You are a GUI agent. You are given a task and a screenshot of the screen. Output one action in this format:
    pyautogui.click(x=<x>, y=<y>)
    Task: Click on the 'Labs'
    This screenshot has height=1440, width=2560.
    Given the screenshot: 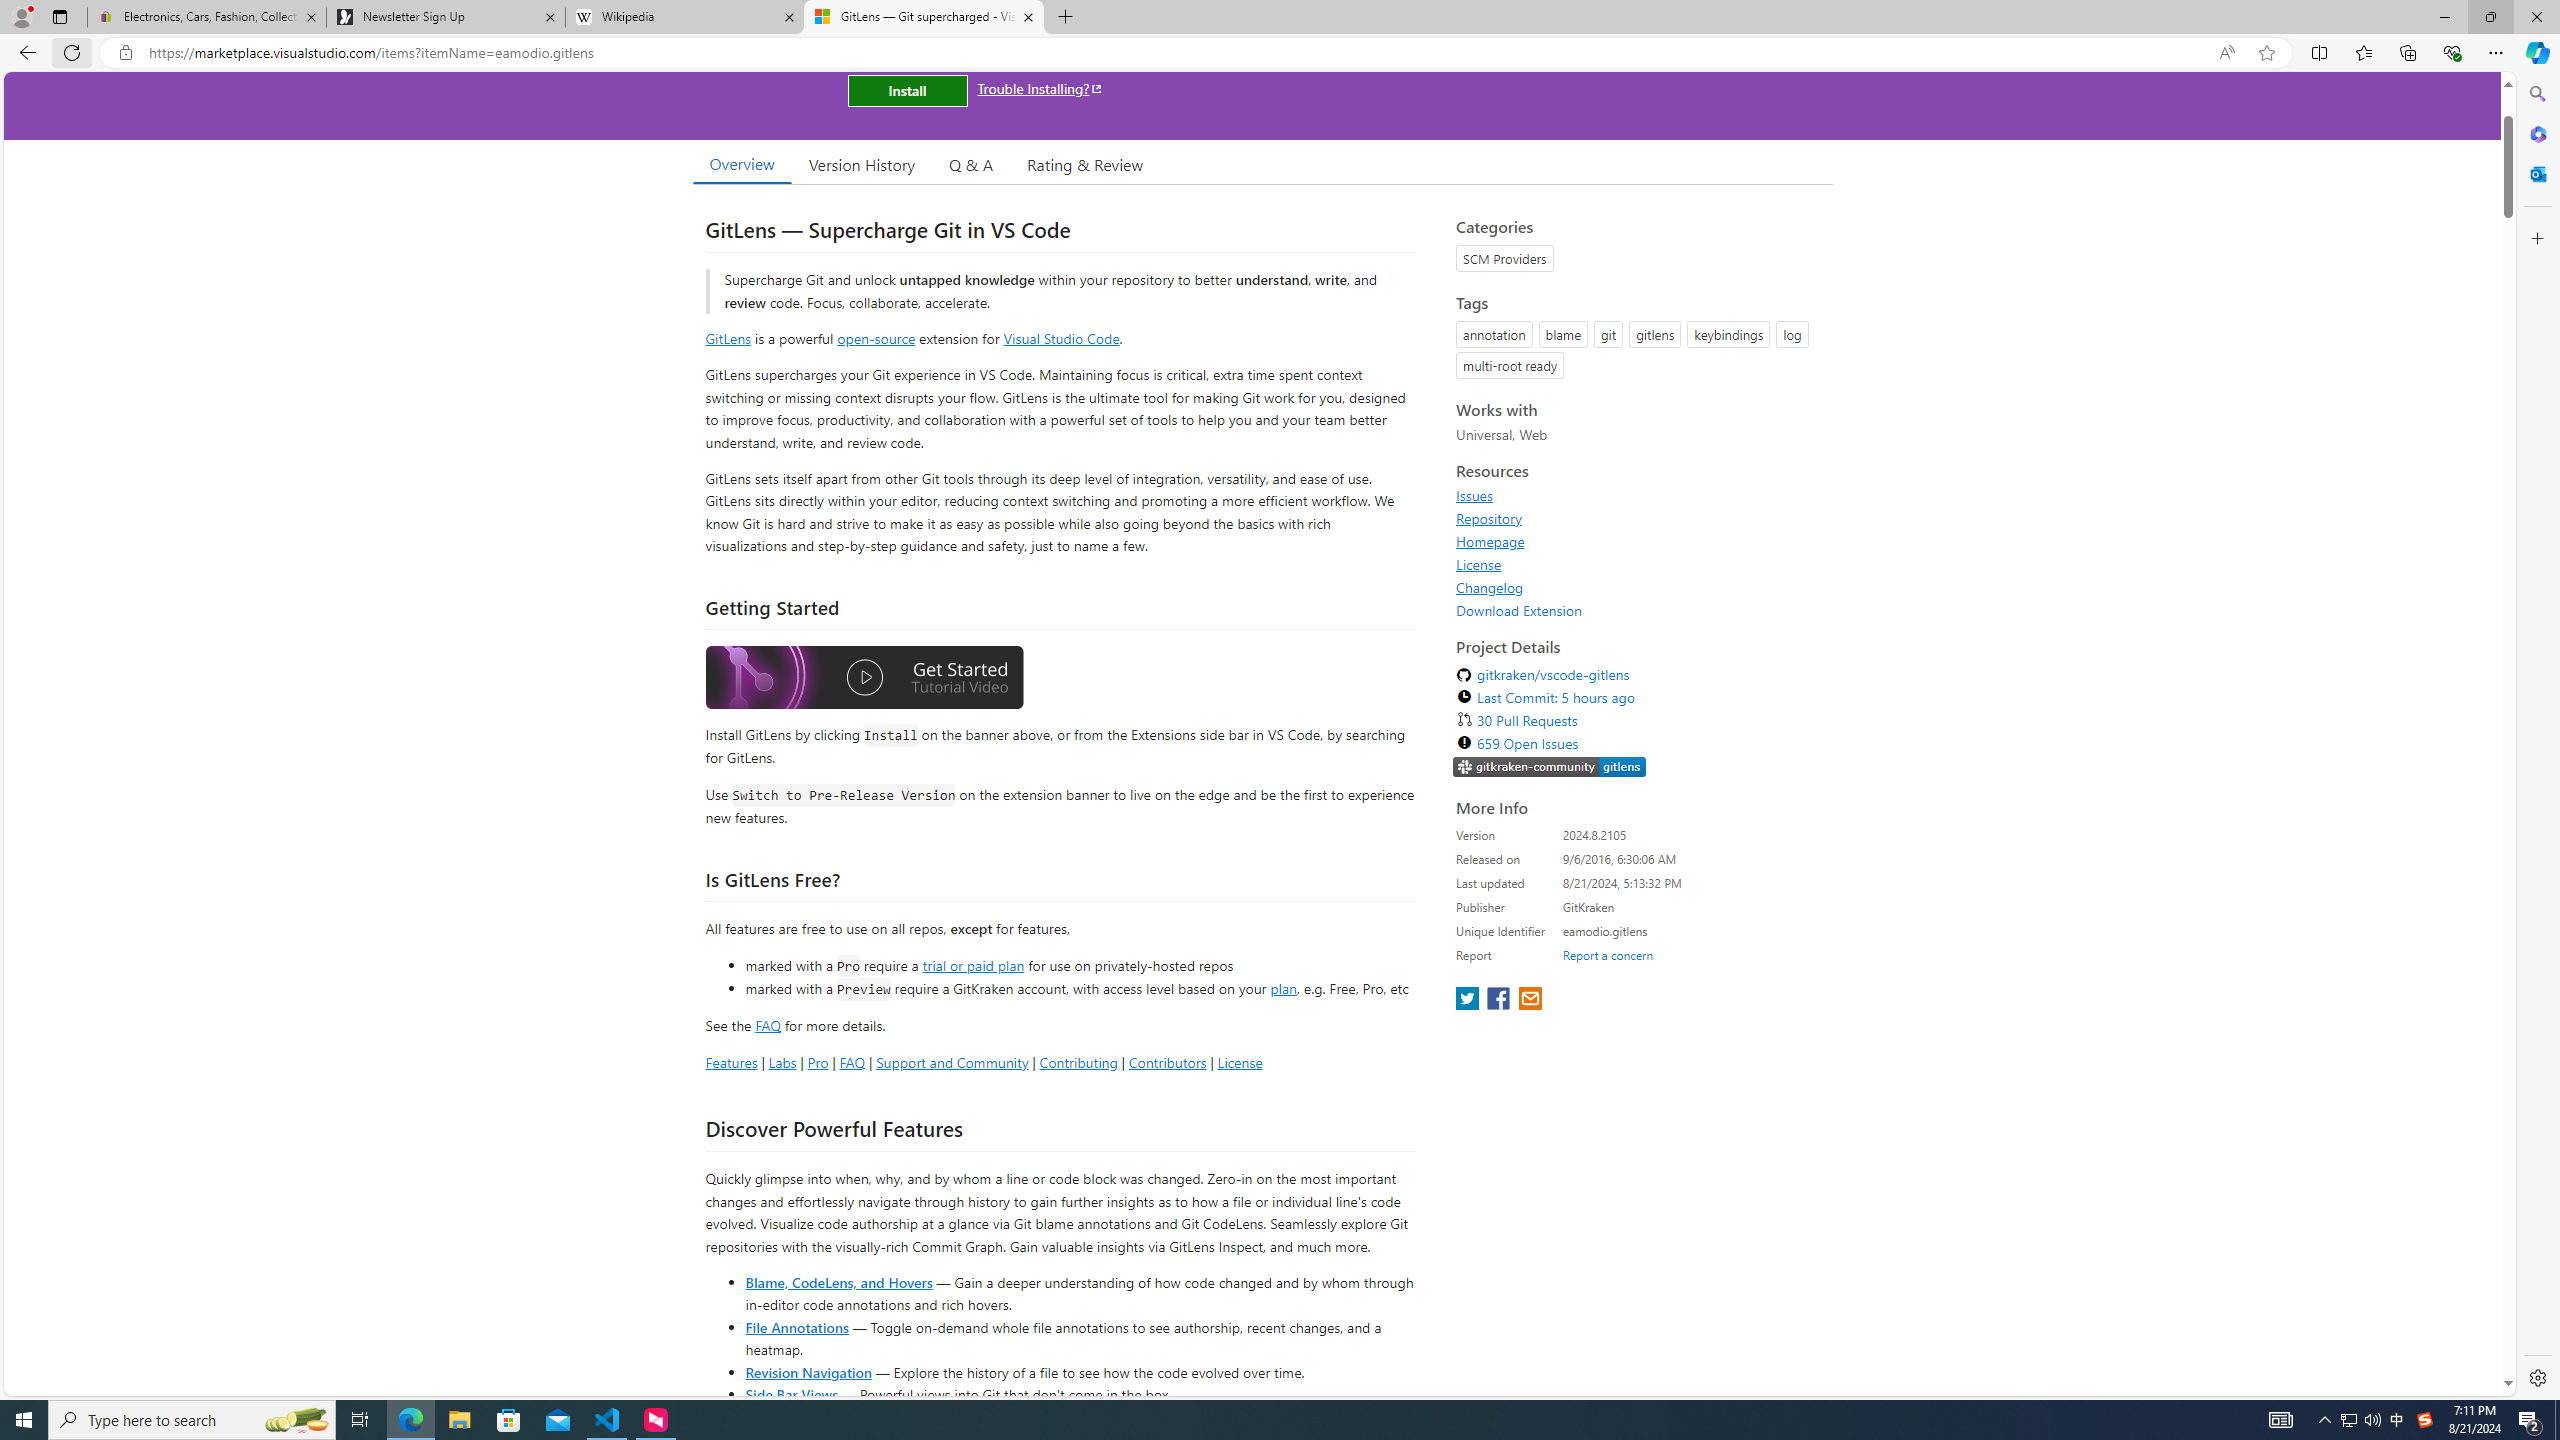 What is the action you would take?
    pyautogui.click(x=782, y=1061)
    